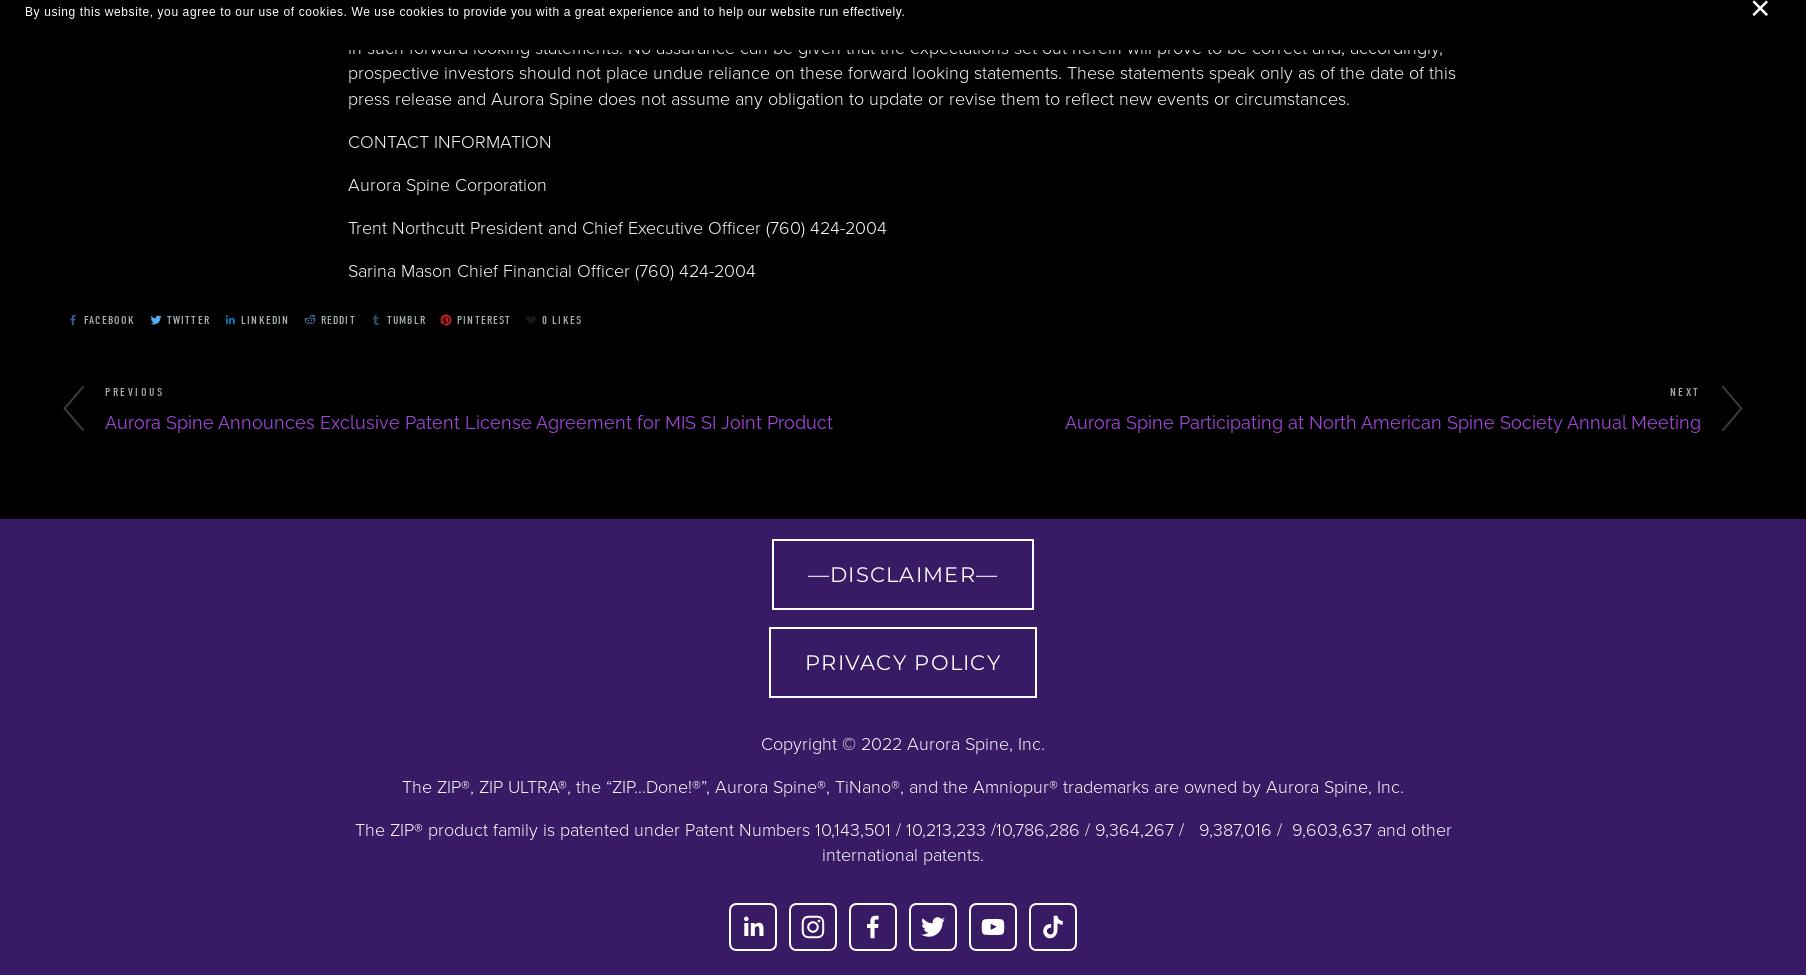 This screenshot has width=1806, height=975. Describe the element at coordinates (401, 787) in the screenshot. I see `'The ZIP®, ZIP ULTRA®, the “ZIP…Done!®”, Aurora Spine®, TiNano®, and the Amniopur® trademarks are owned by Aurora Spine, Inc.'` at that location.